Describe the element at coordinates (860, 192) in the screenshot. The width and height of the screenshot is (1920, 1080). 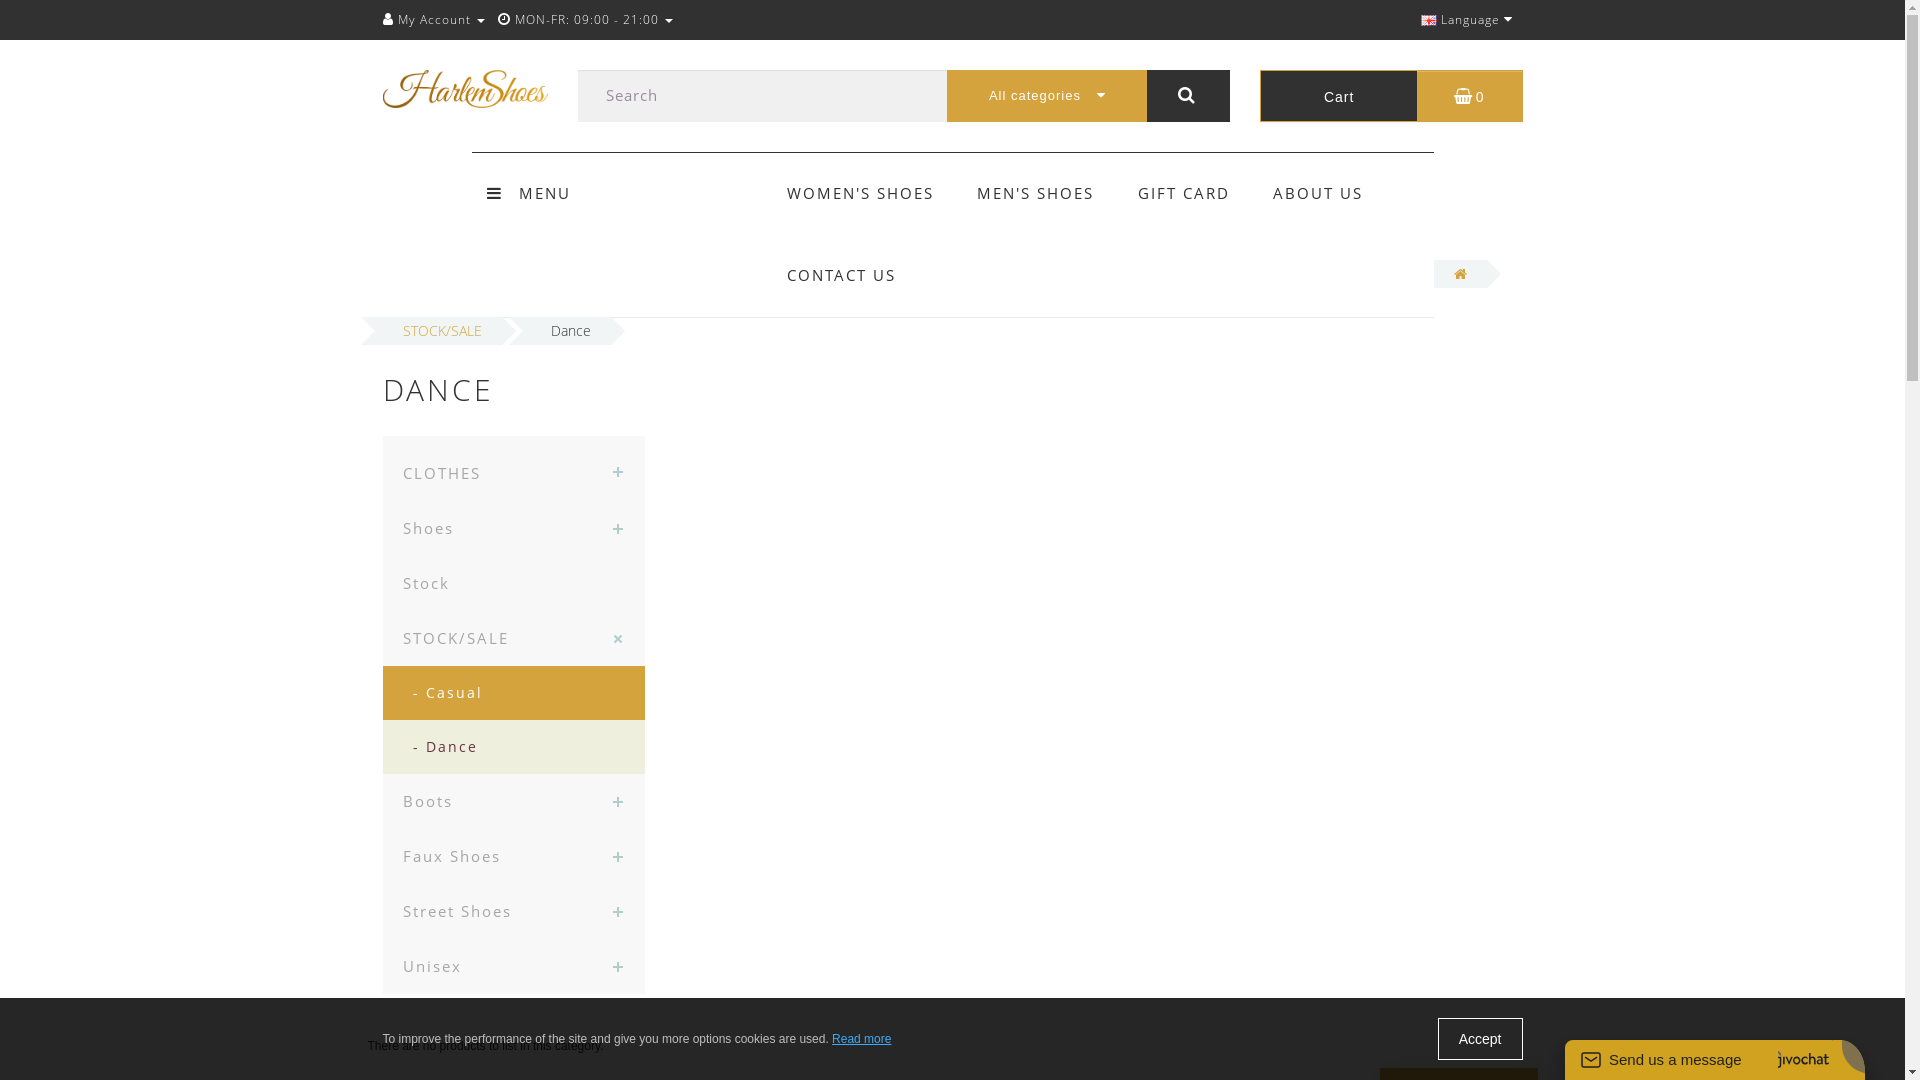
I see `'WOMEN'S SHOES'` at that location.